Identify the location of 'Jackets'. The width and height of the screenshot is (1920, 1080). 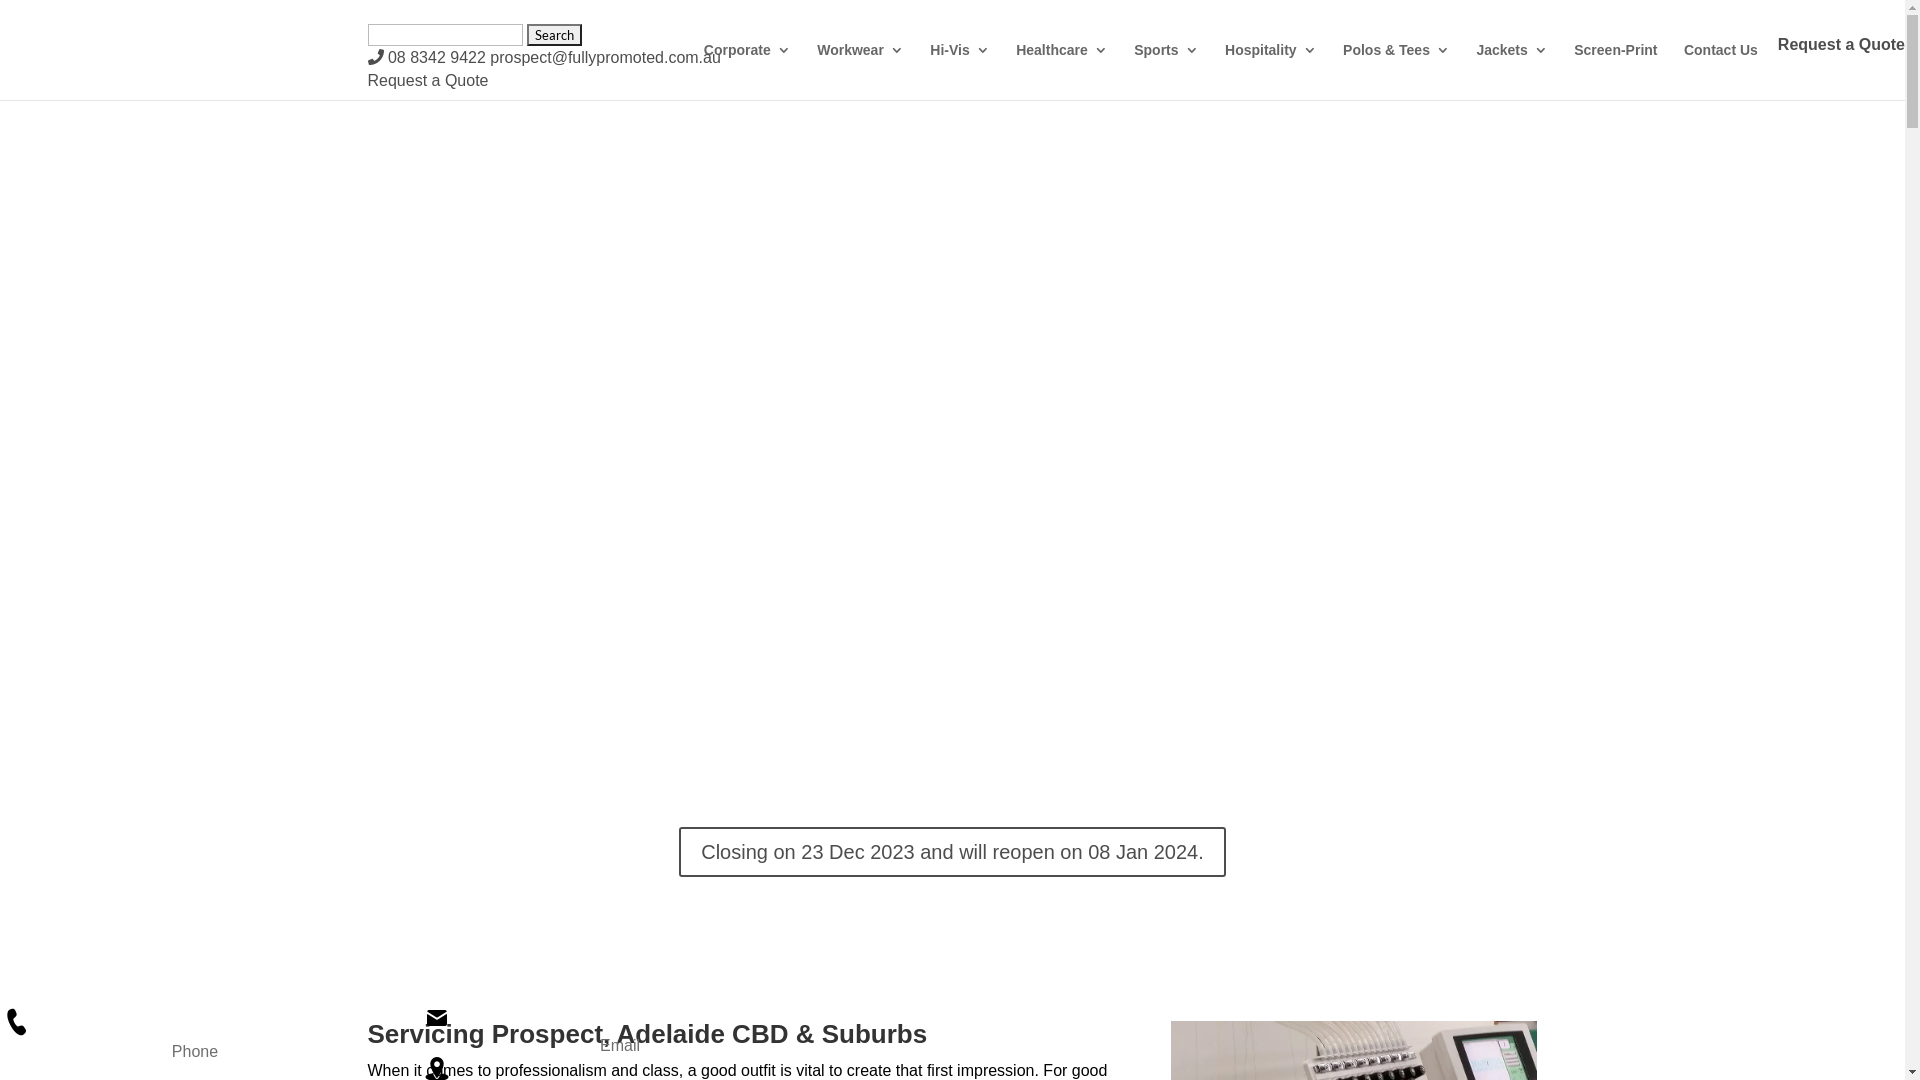
(1511, 65).